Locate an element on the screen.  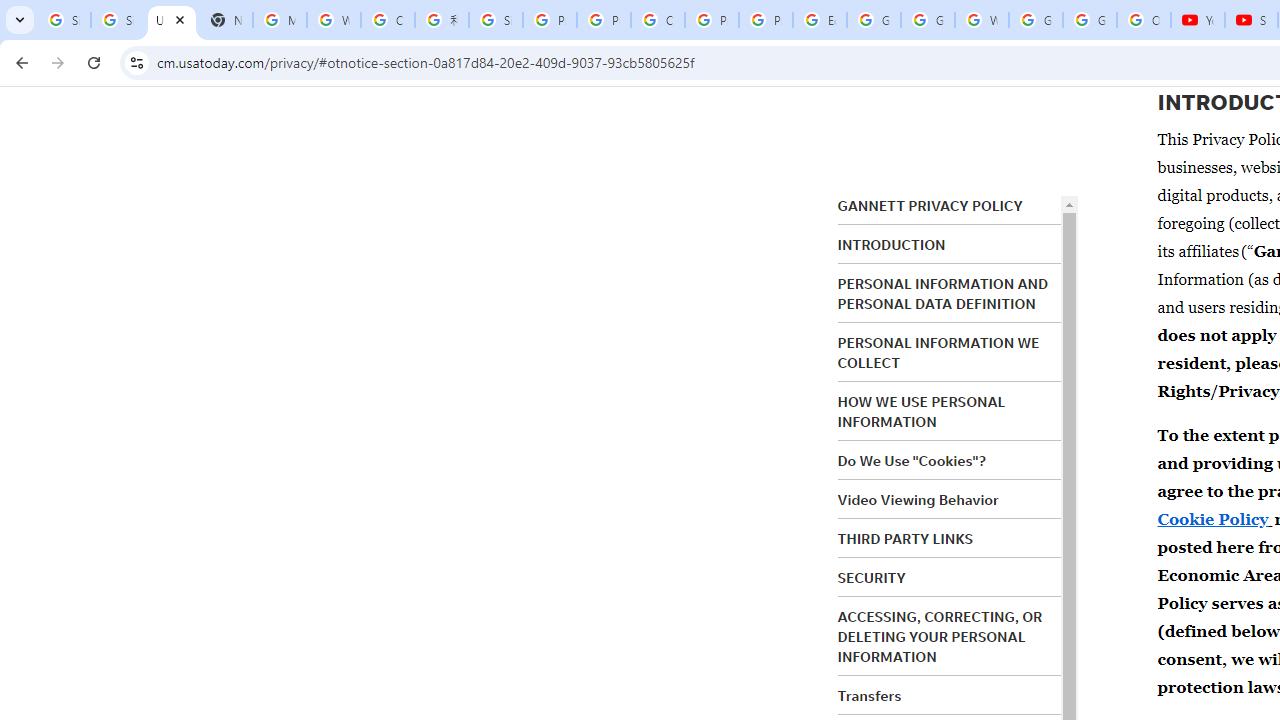
'View site information' is located at coordinates (135, 61).